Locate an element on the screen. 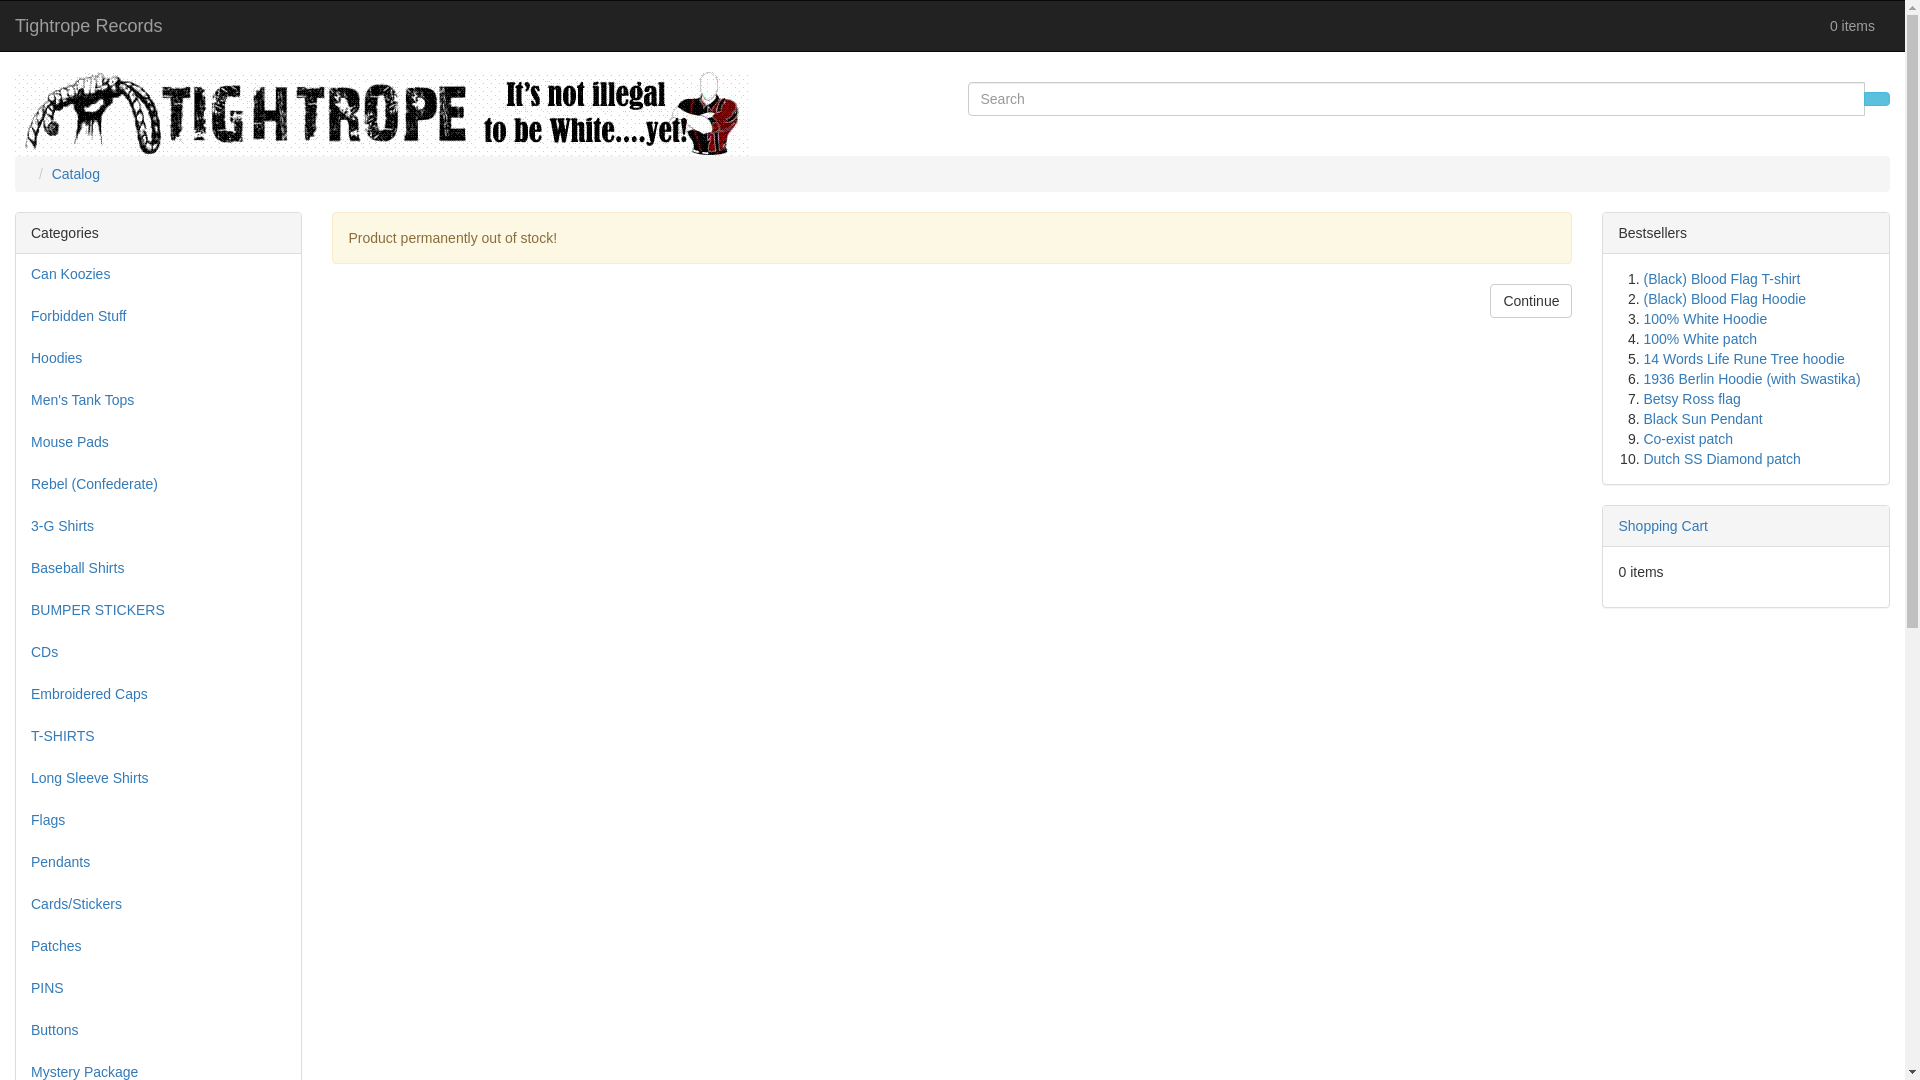 The width and height of the screenshot is (1920, 1080). 'Baseball Shirts' is located at coordinates (157, 567).